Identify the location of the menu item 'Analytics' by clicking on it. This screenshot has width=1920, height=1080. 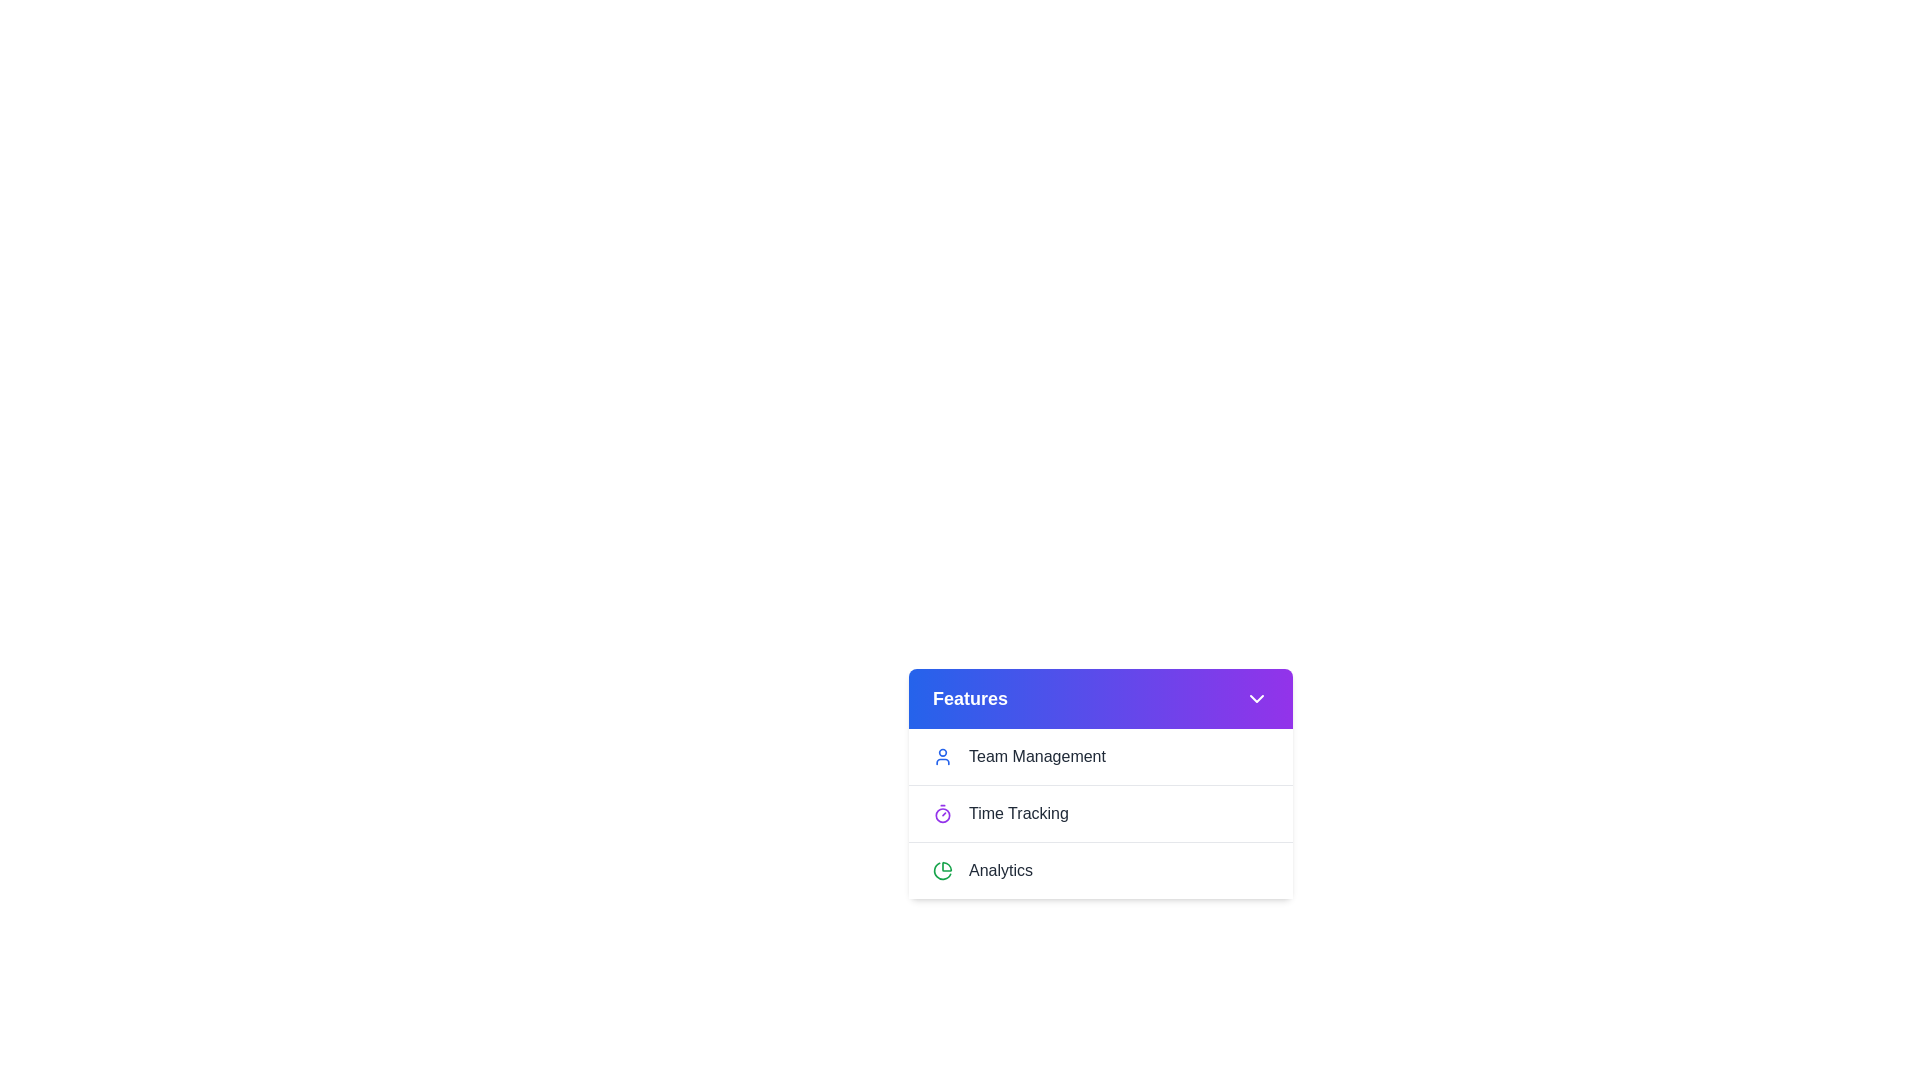
(1099, 869).